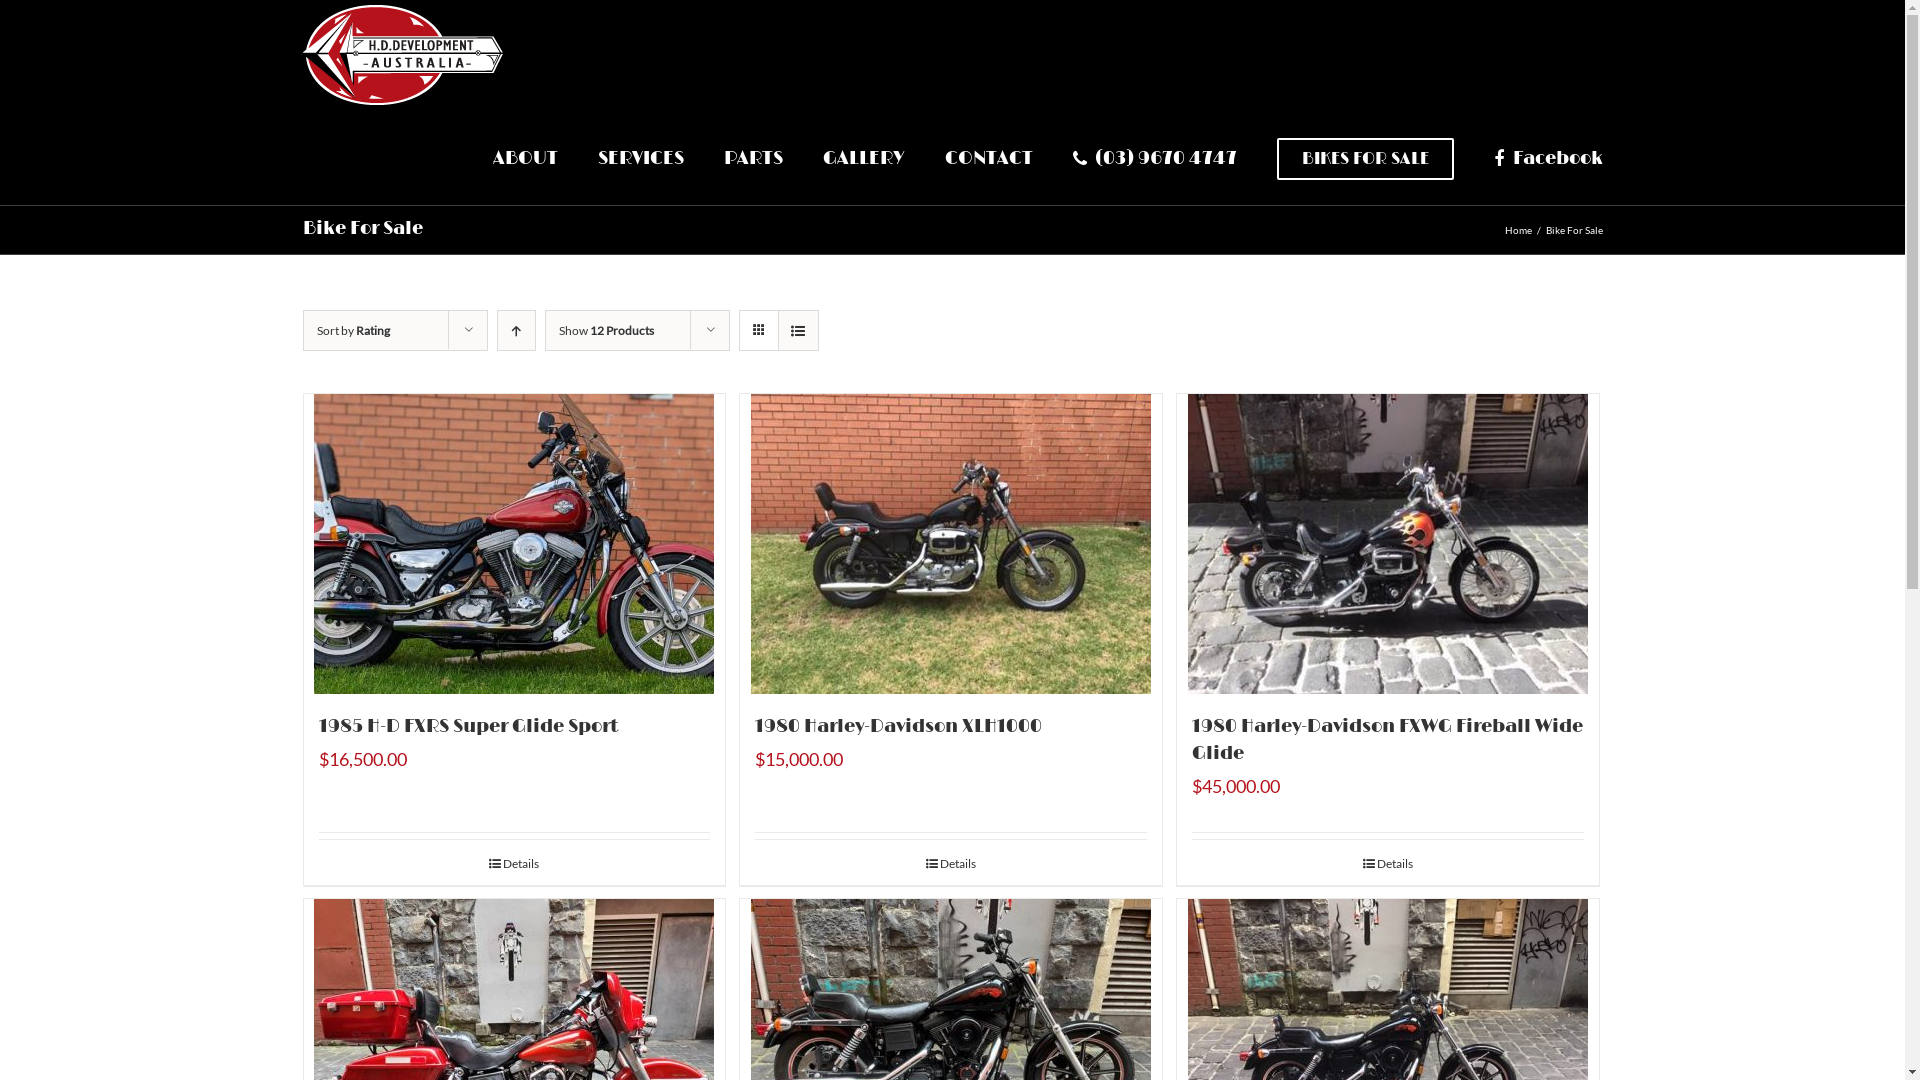 The image size is (1920, 1080). I want to click on 'Sort by Rating', so click(352, 329).